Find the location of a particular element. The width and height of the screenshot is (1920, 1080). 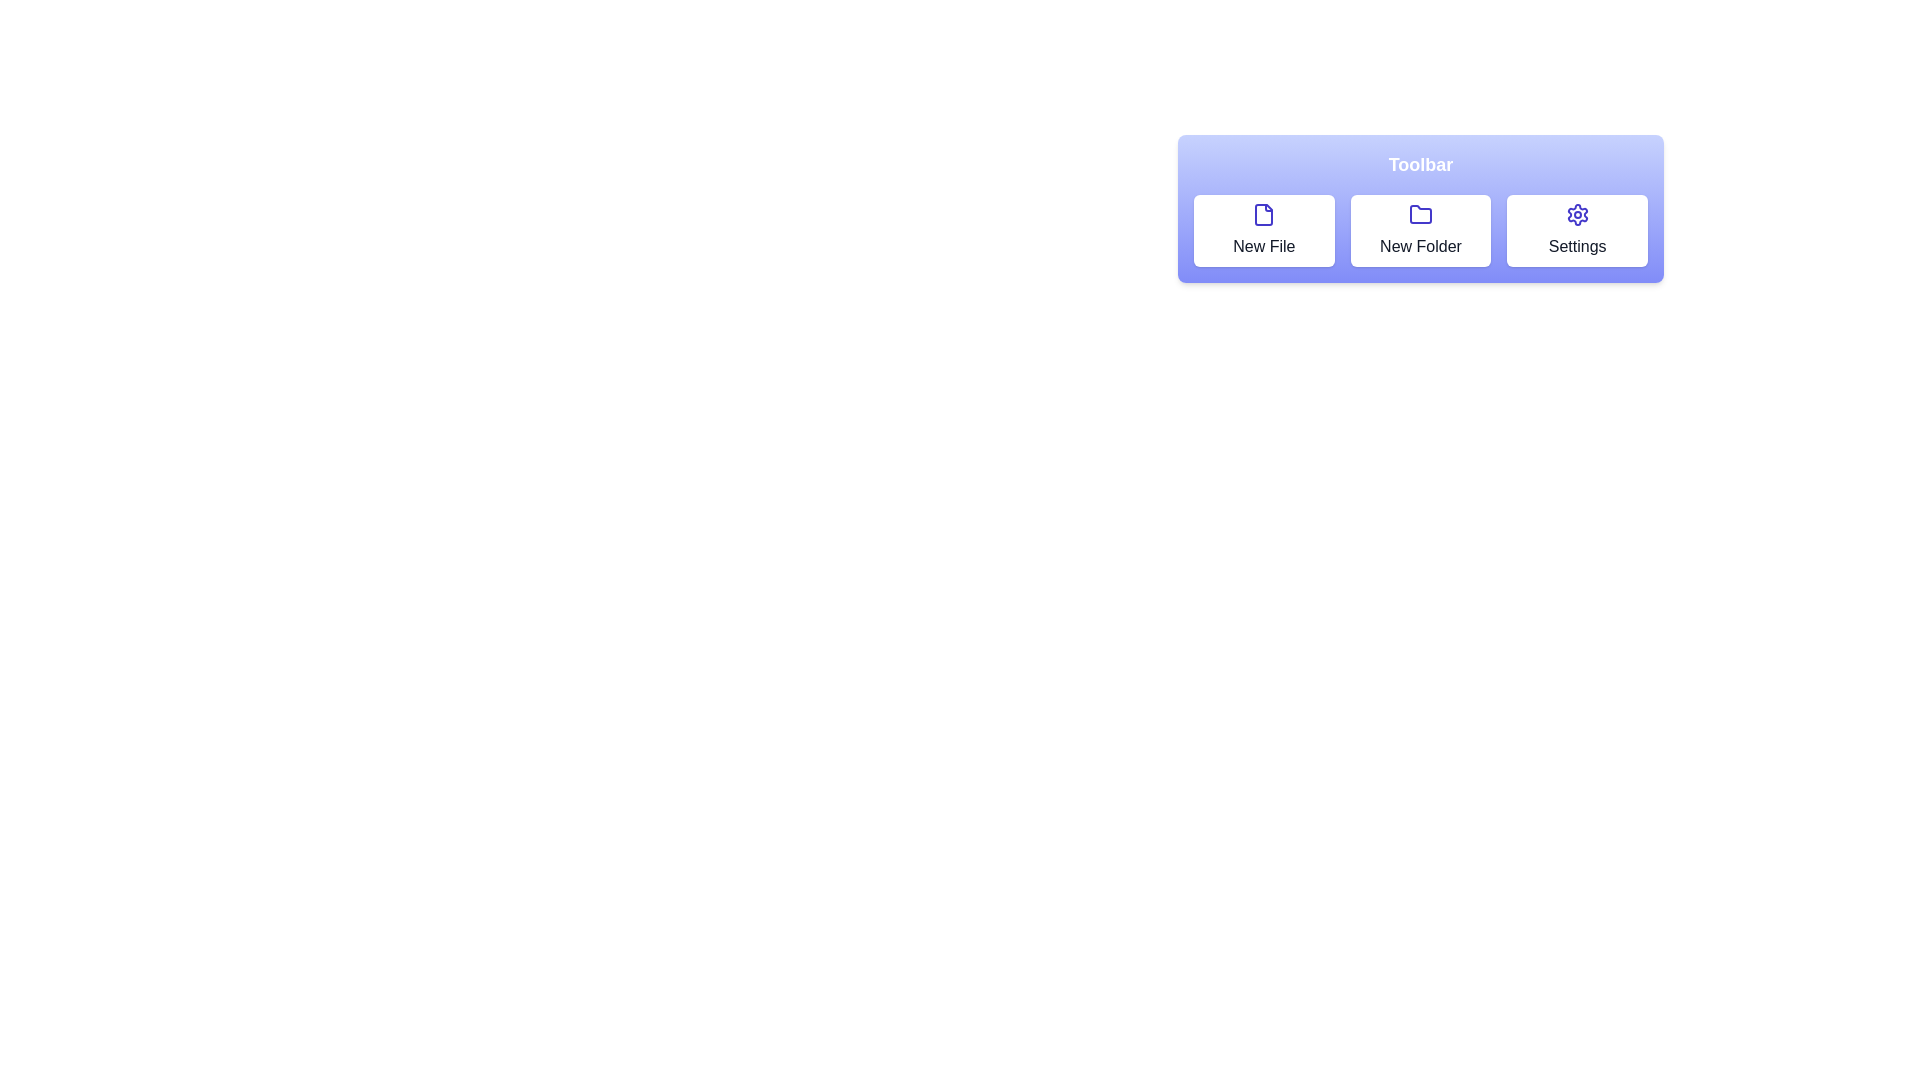

the 'New Folder' button, which is a rounded rectangular button with a white background and an indigo hover state, located in the middle of a horizontal toolbar is located at coordinates (1419, 230).